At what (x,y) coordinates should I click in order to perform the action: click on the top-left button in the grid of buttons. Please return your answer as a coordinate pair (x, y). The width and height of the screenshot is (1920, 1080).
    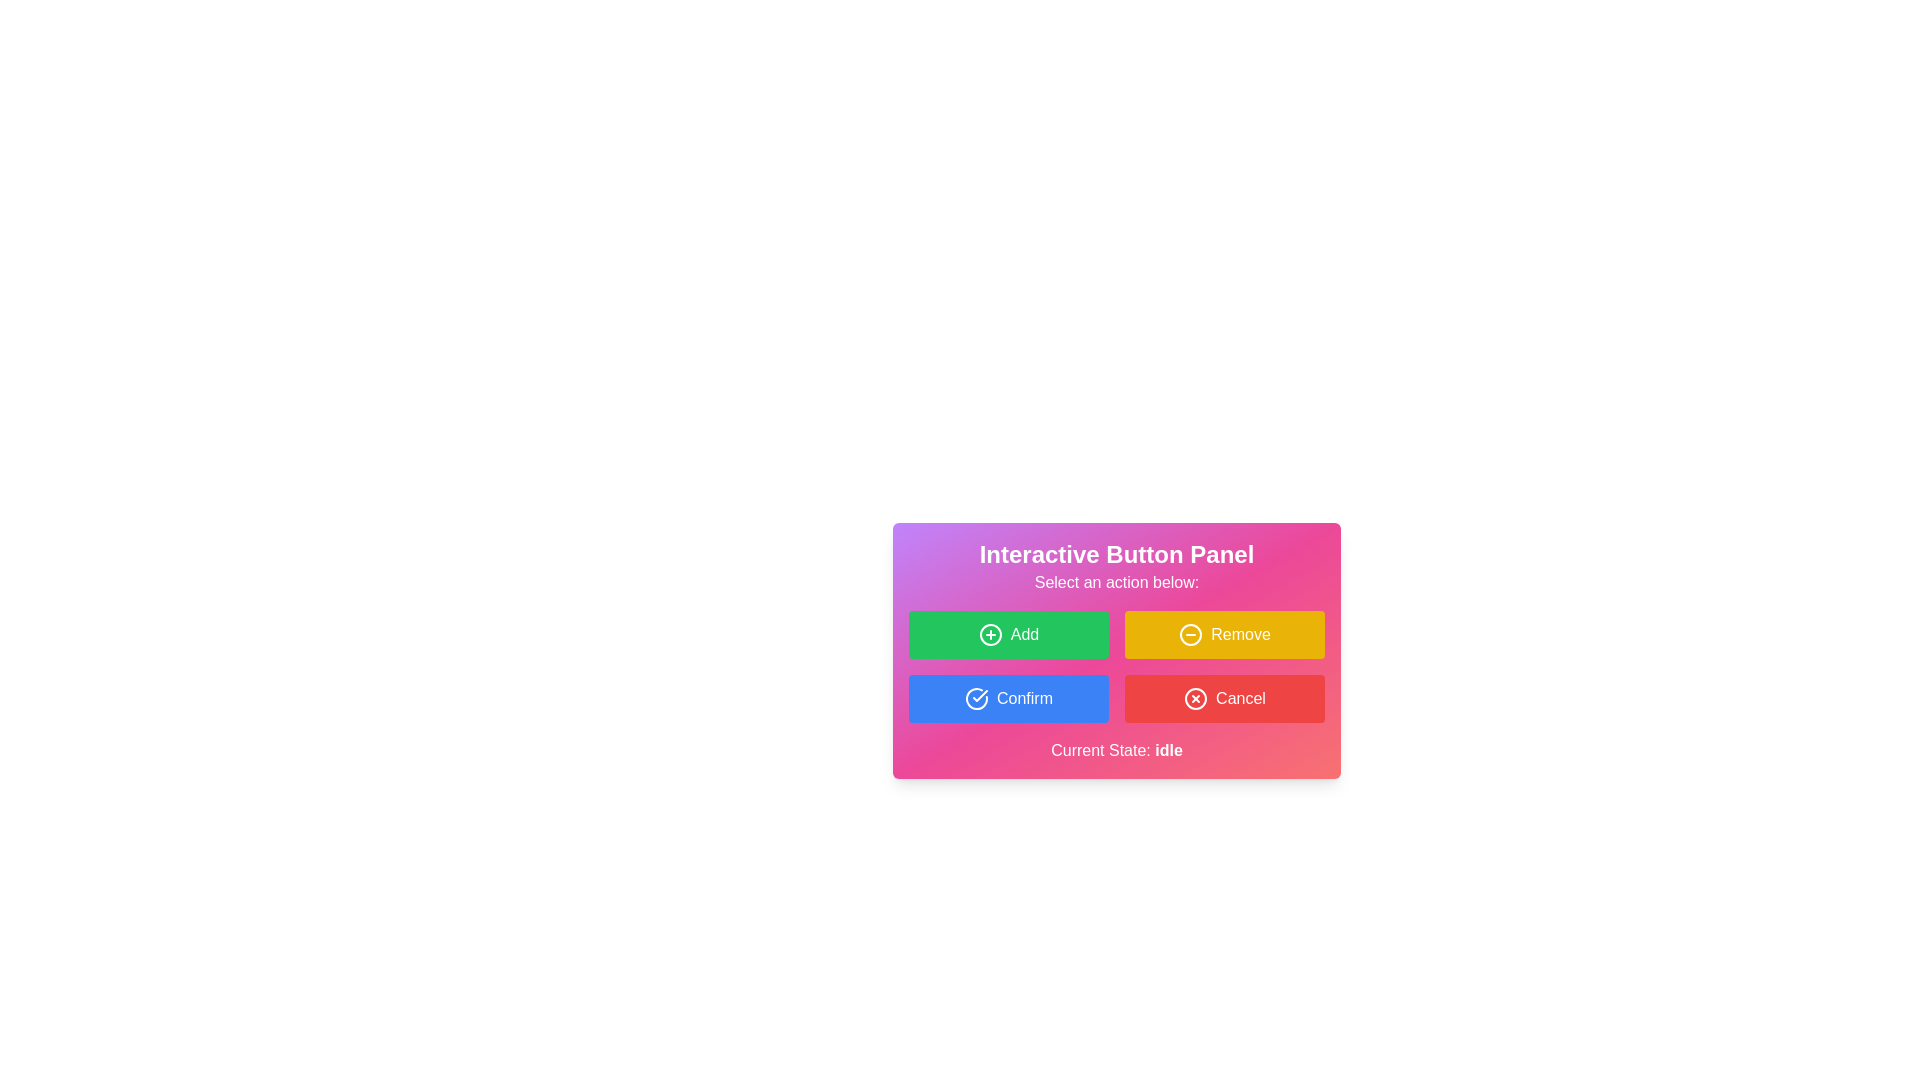
    Looking at the image, I should click on (1008, 635).